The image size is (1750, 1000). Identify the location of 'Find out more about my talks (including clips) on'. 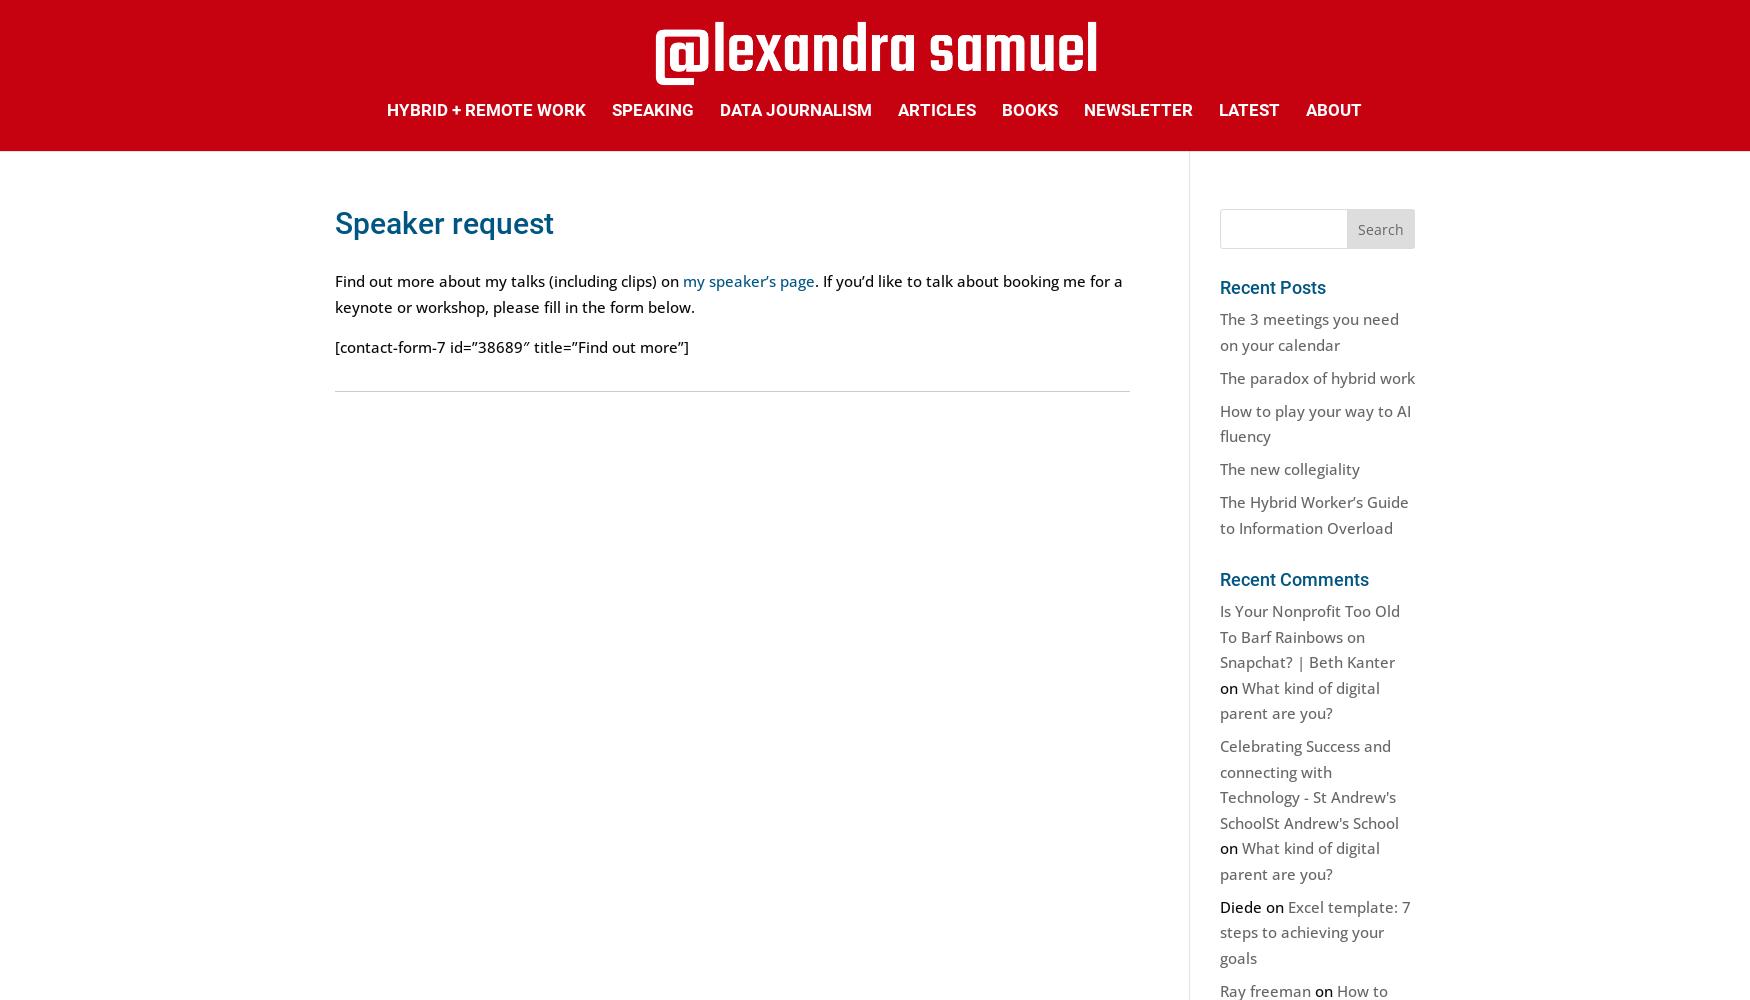
(508, 281).